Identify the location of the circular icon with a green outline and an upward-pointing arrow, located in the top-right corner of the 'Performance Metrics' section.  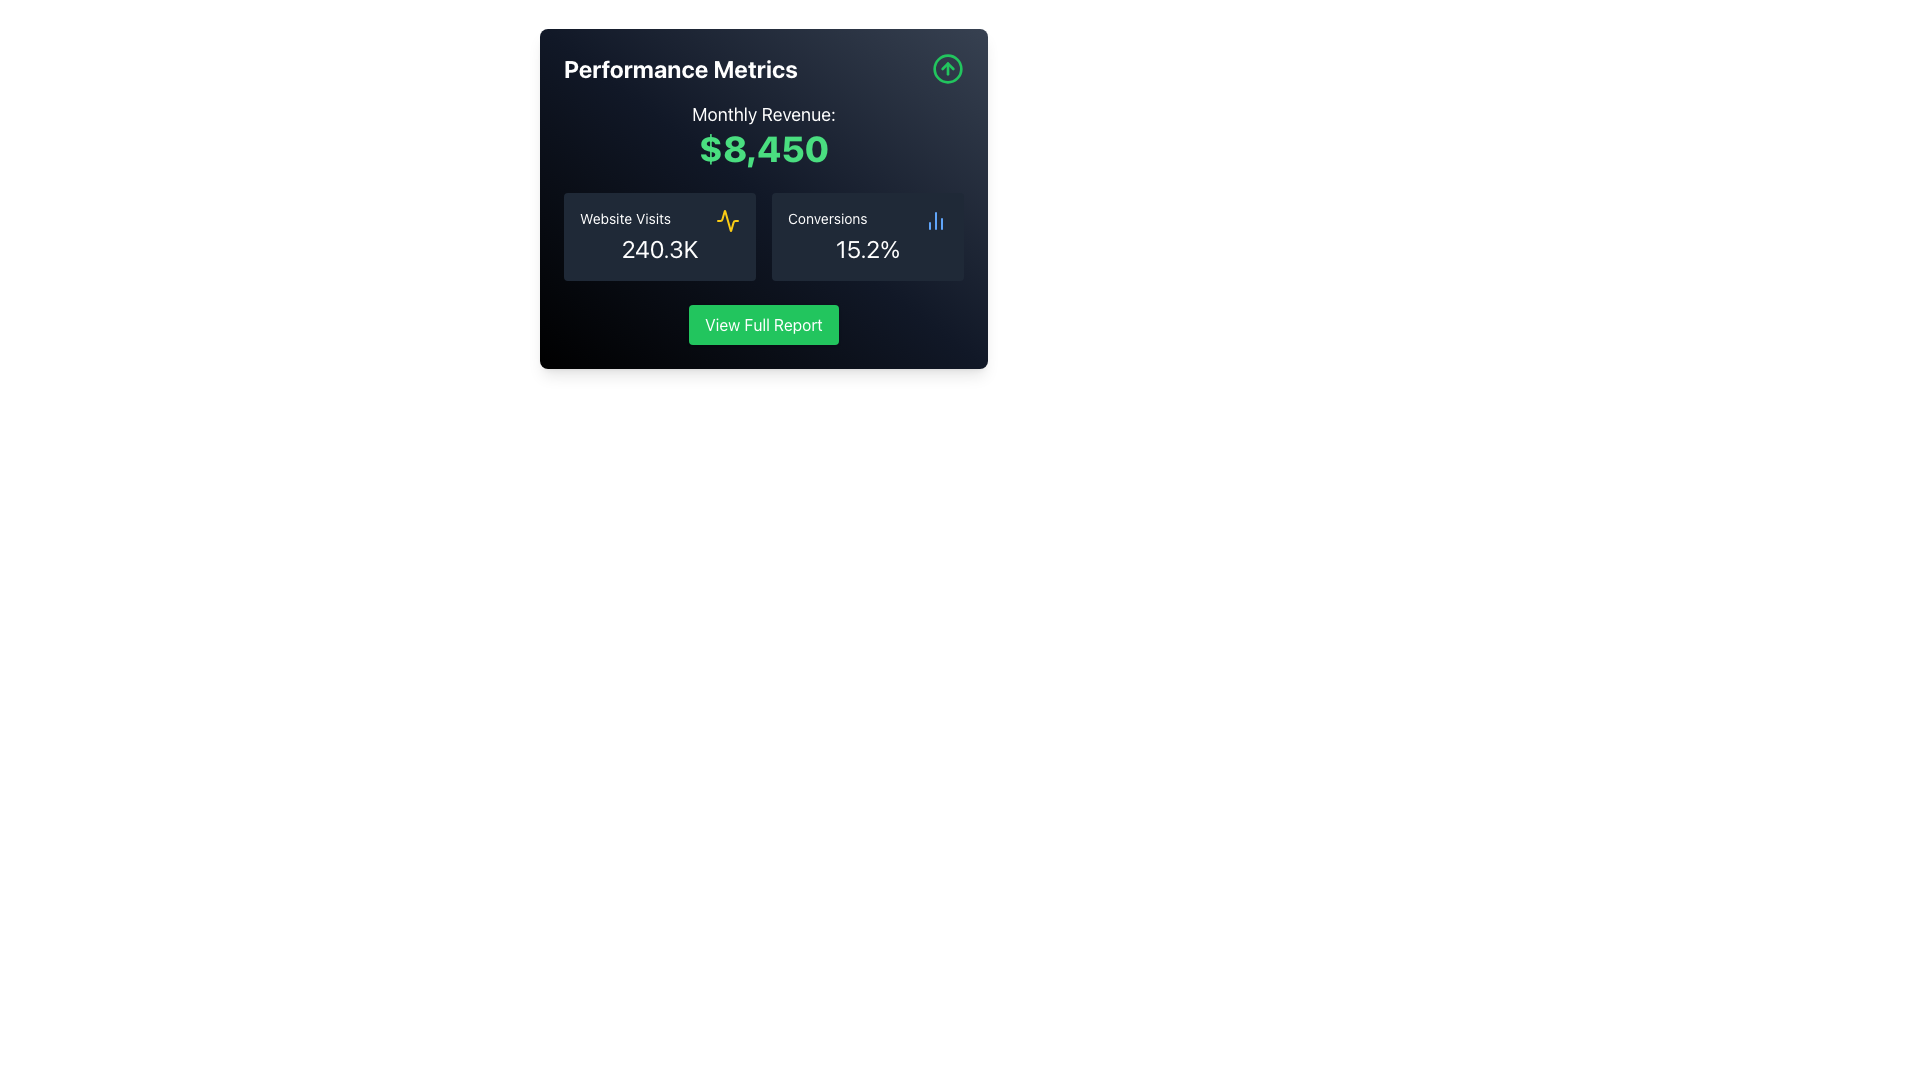
(947, 68).